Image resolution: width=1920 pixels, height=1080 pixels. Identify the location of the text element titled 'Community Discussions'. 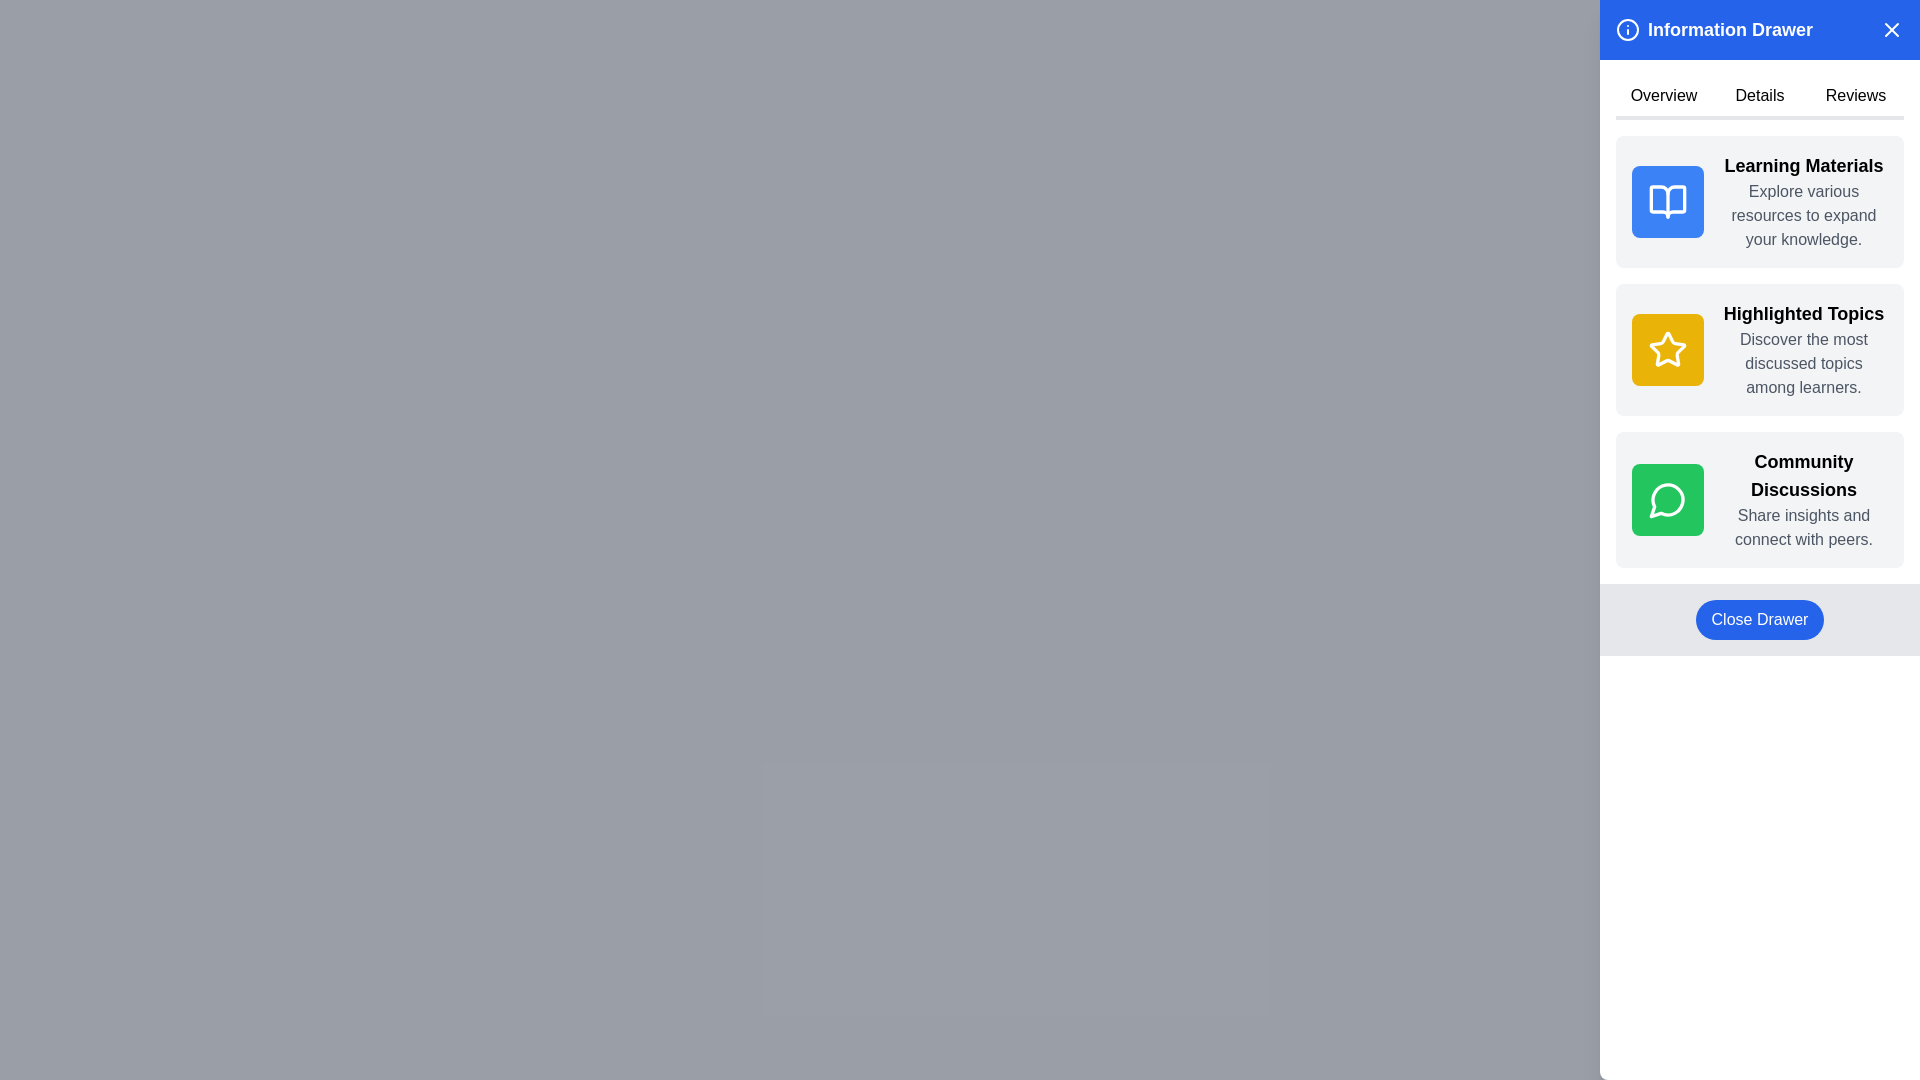
(1804, 499).